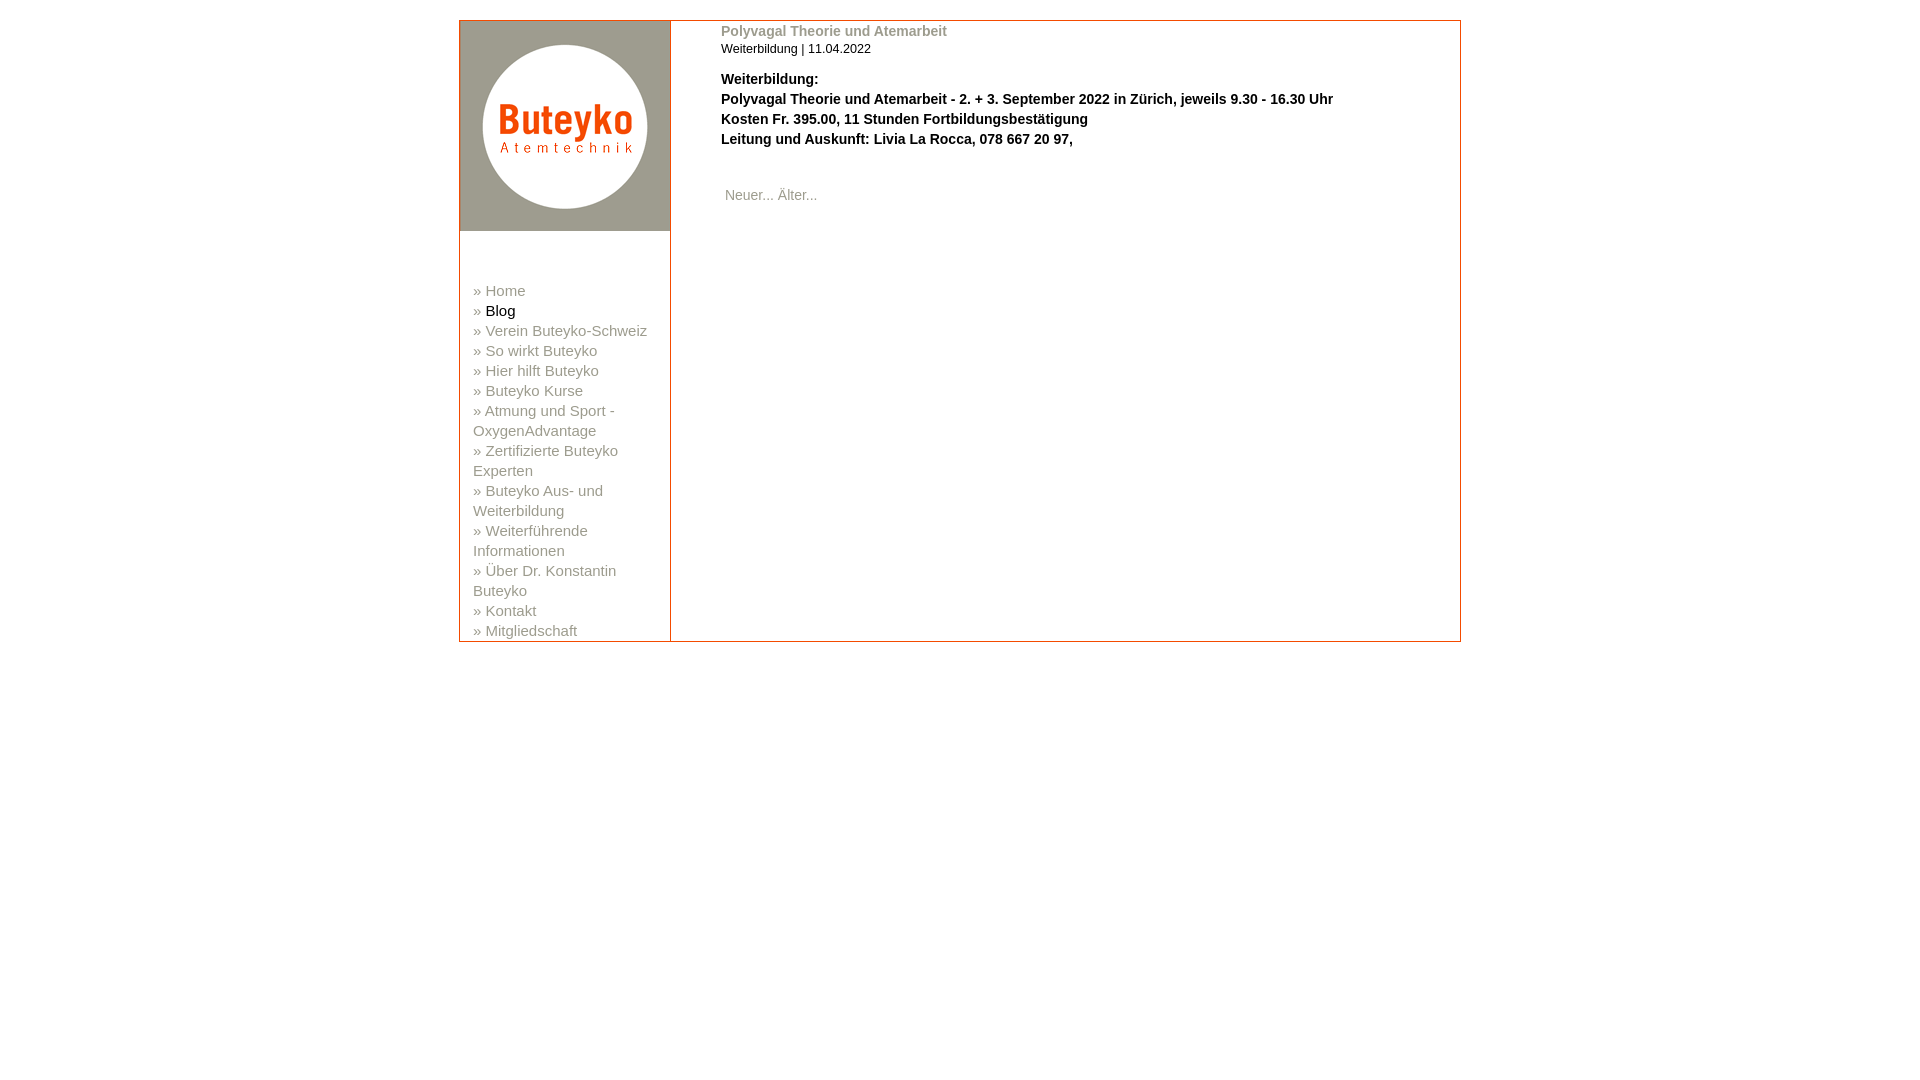 Image resolution: width=1920 pixels, height=1080 pixels. Describe the element at coordinates (748, 195) in the screenshot. I see `'Neuer...'` at that location.